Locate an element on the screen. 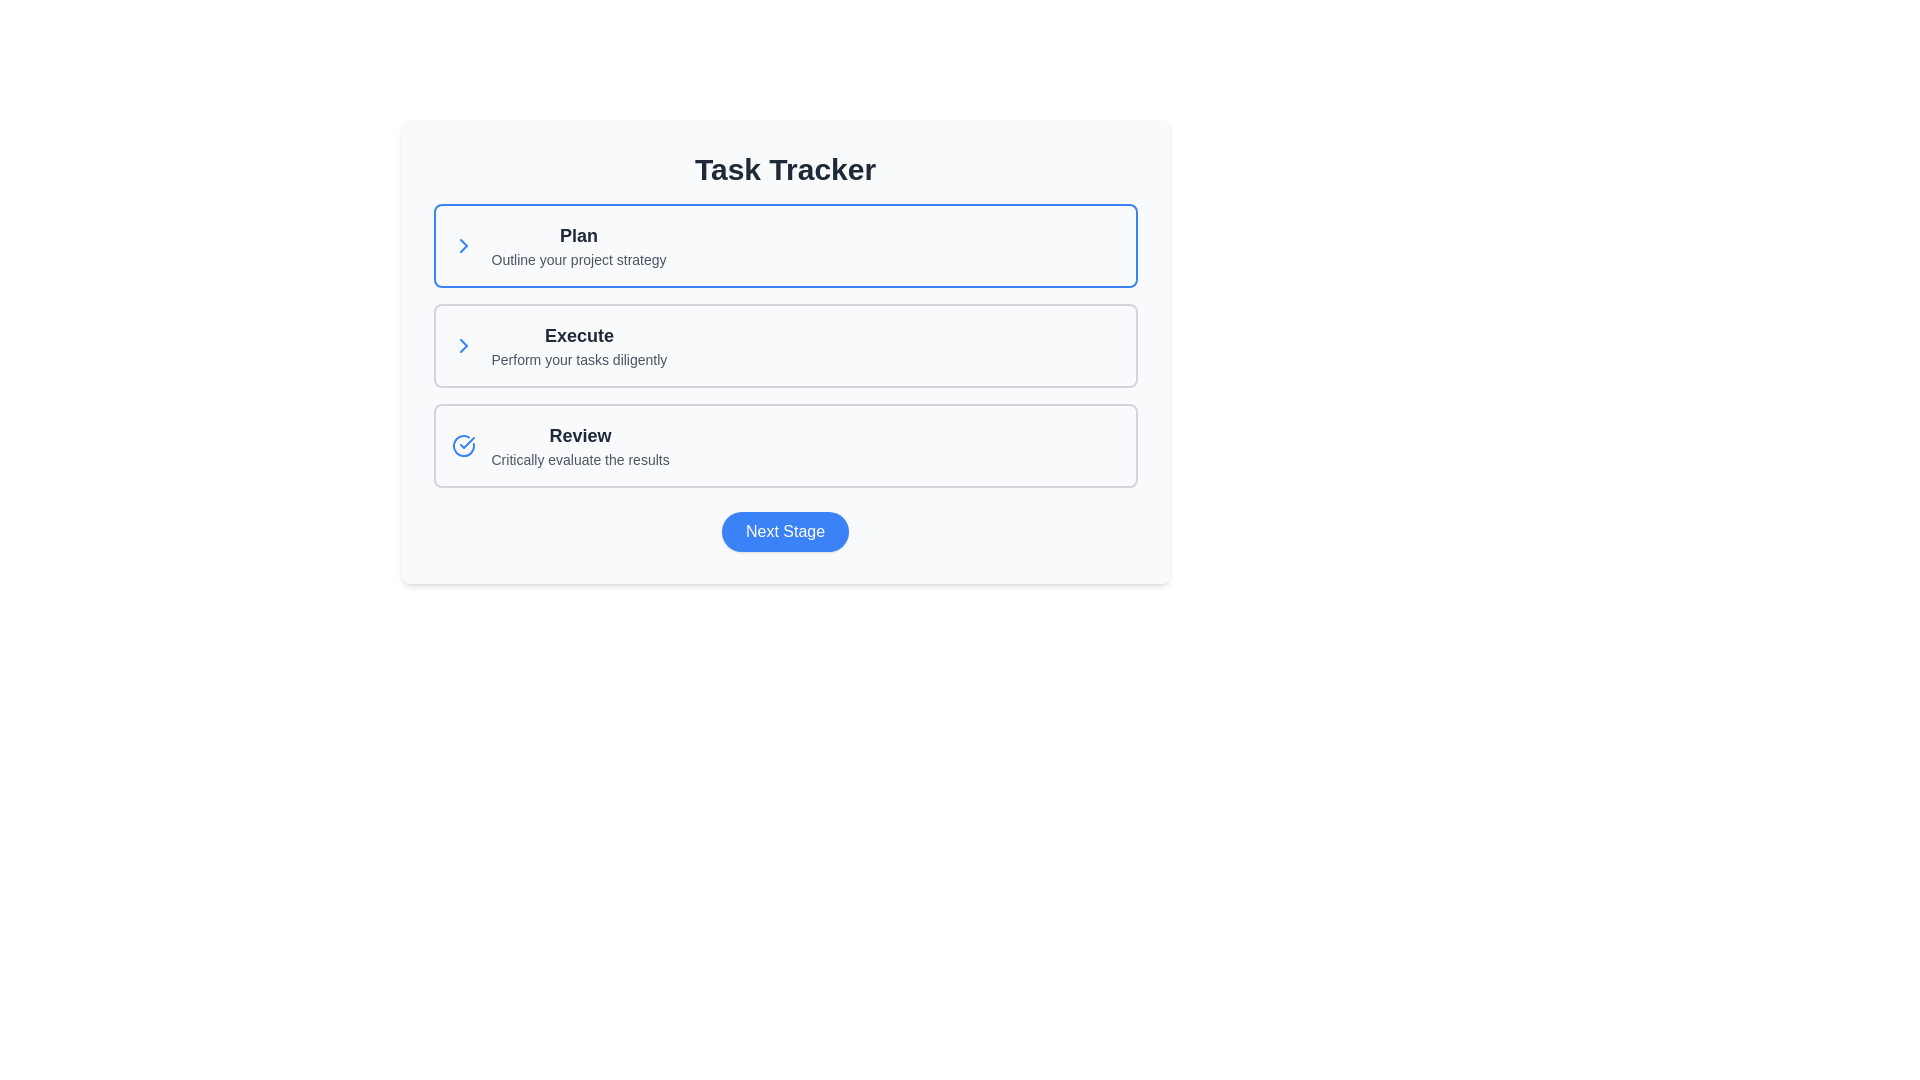  the chevron icon, a small triangular arrow pointing to the right, located within the second list item labeled 'Execute Perform your tasks diligently' is located at coordinates (462, 245).